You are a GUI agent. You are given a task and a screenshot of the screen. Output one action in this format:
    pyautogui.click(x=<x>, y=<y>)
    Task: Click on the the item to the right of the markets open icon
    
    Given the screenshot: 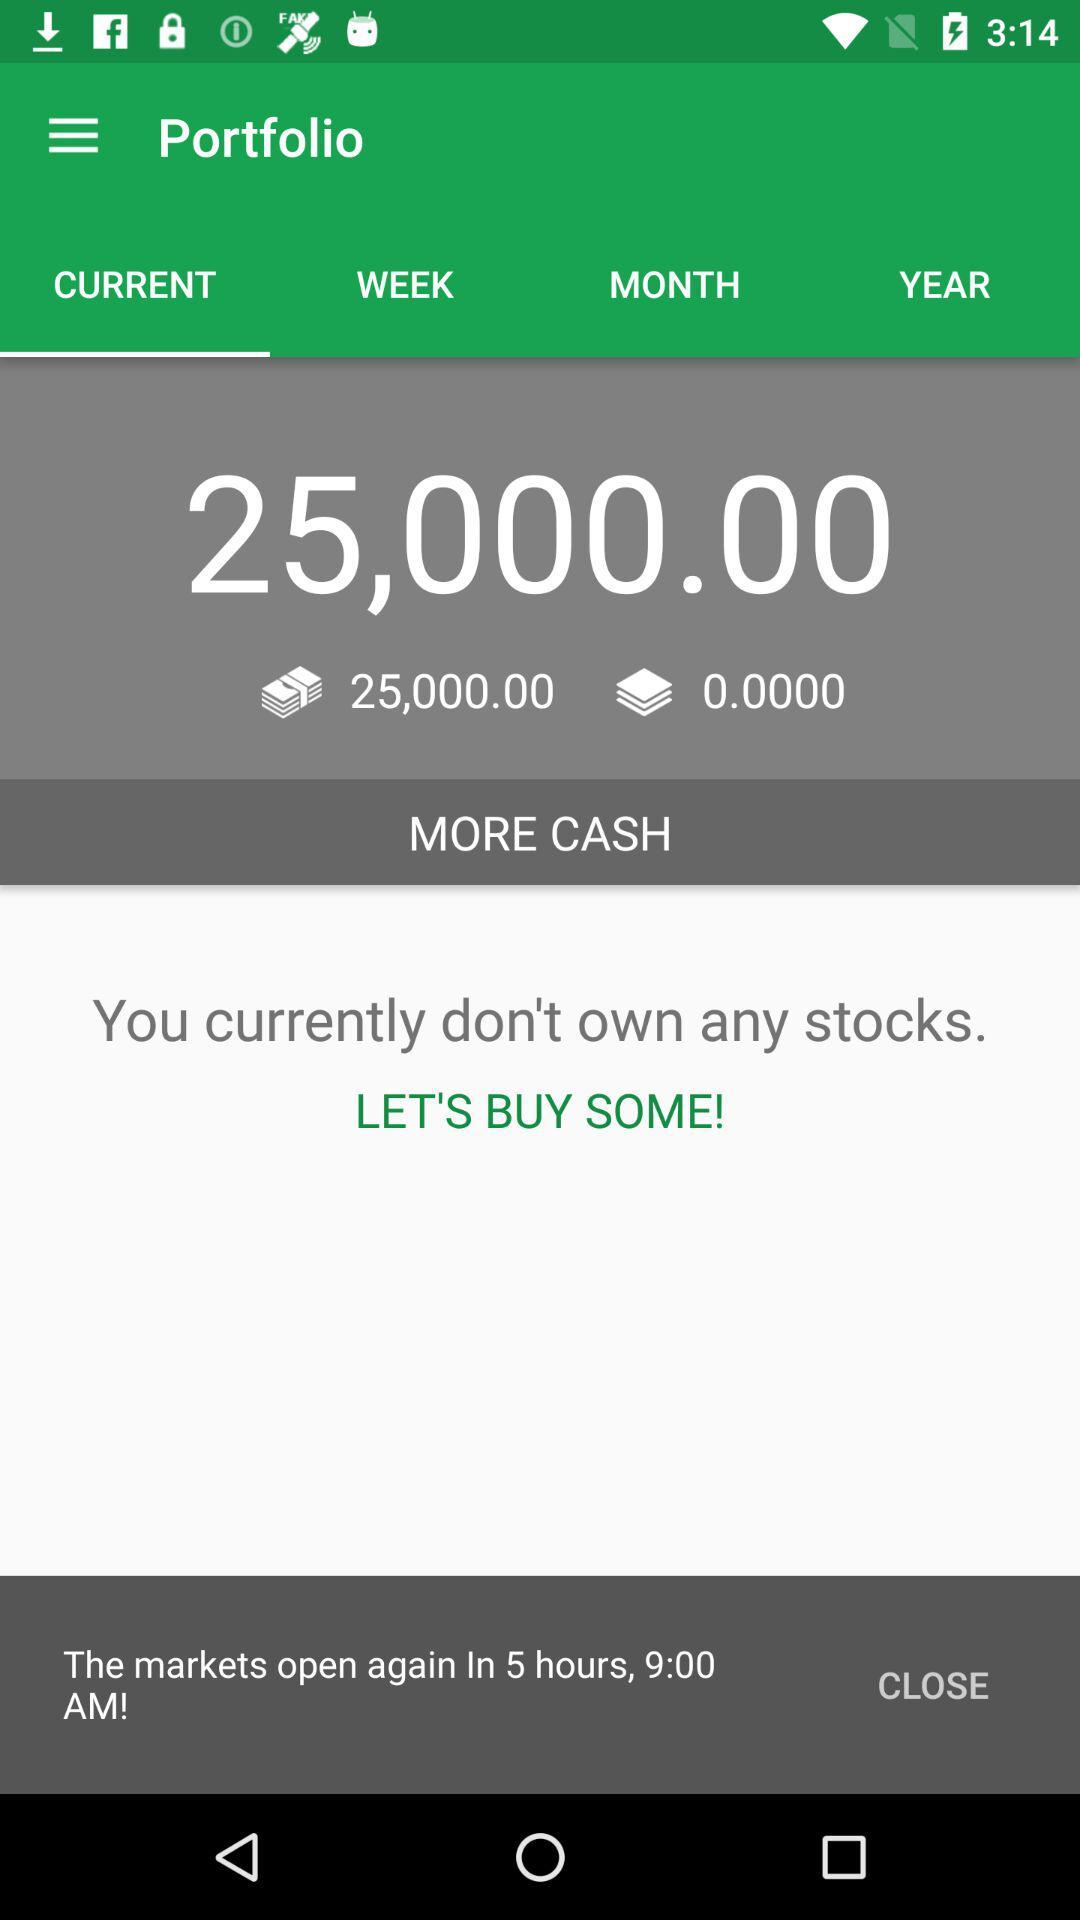 What is the action you would take?
    pyautogui.click(x=933, y=1683)
    